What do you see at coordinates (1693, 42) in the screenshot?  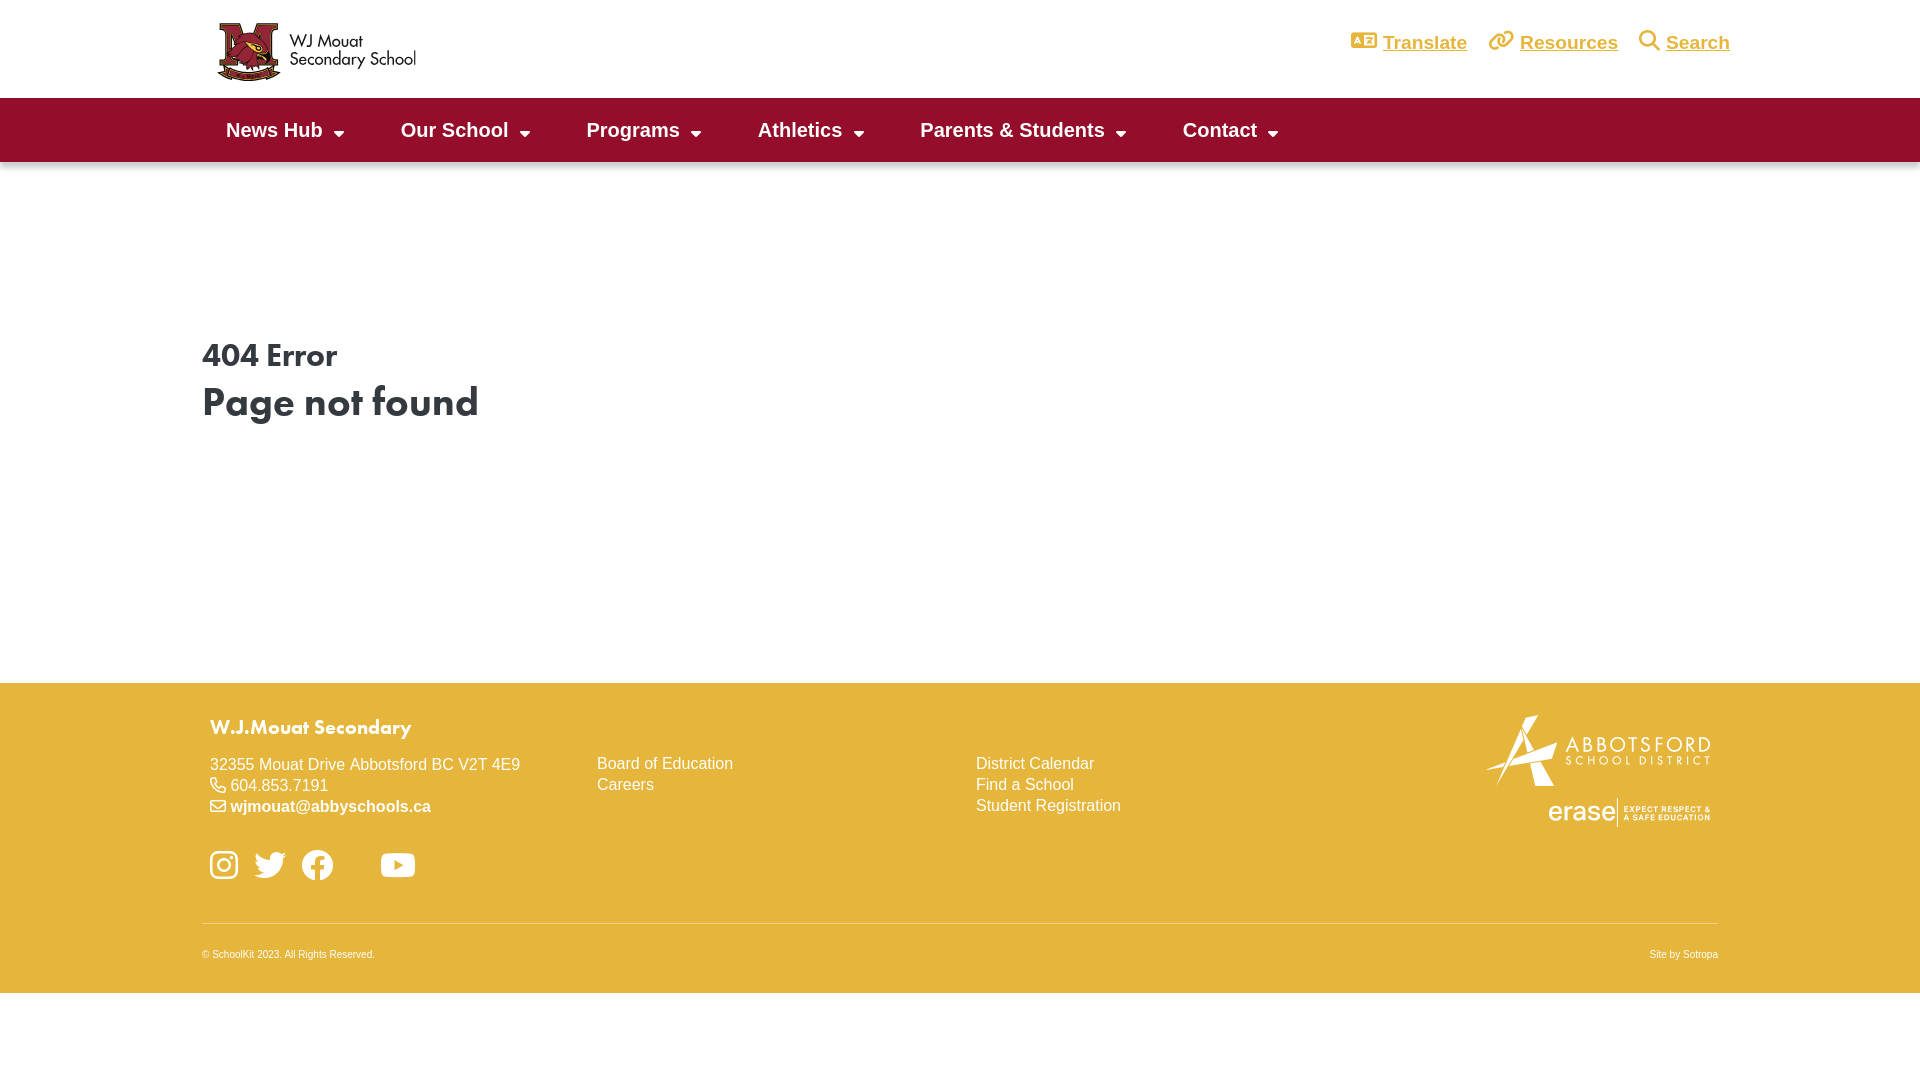 I see `'Search'` at bounding box center [1693, 42].